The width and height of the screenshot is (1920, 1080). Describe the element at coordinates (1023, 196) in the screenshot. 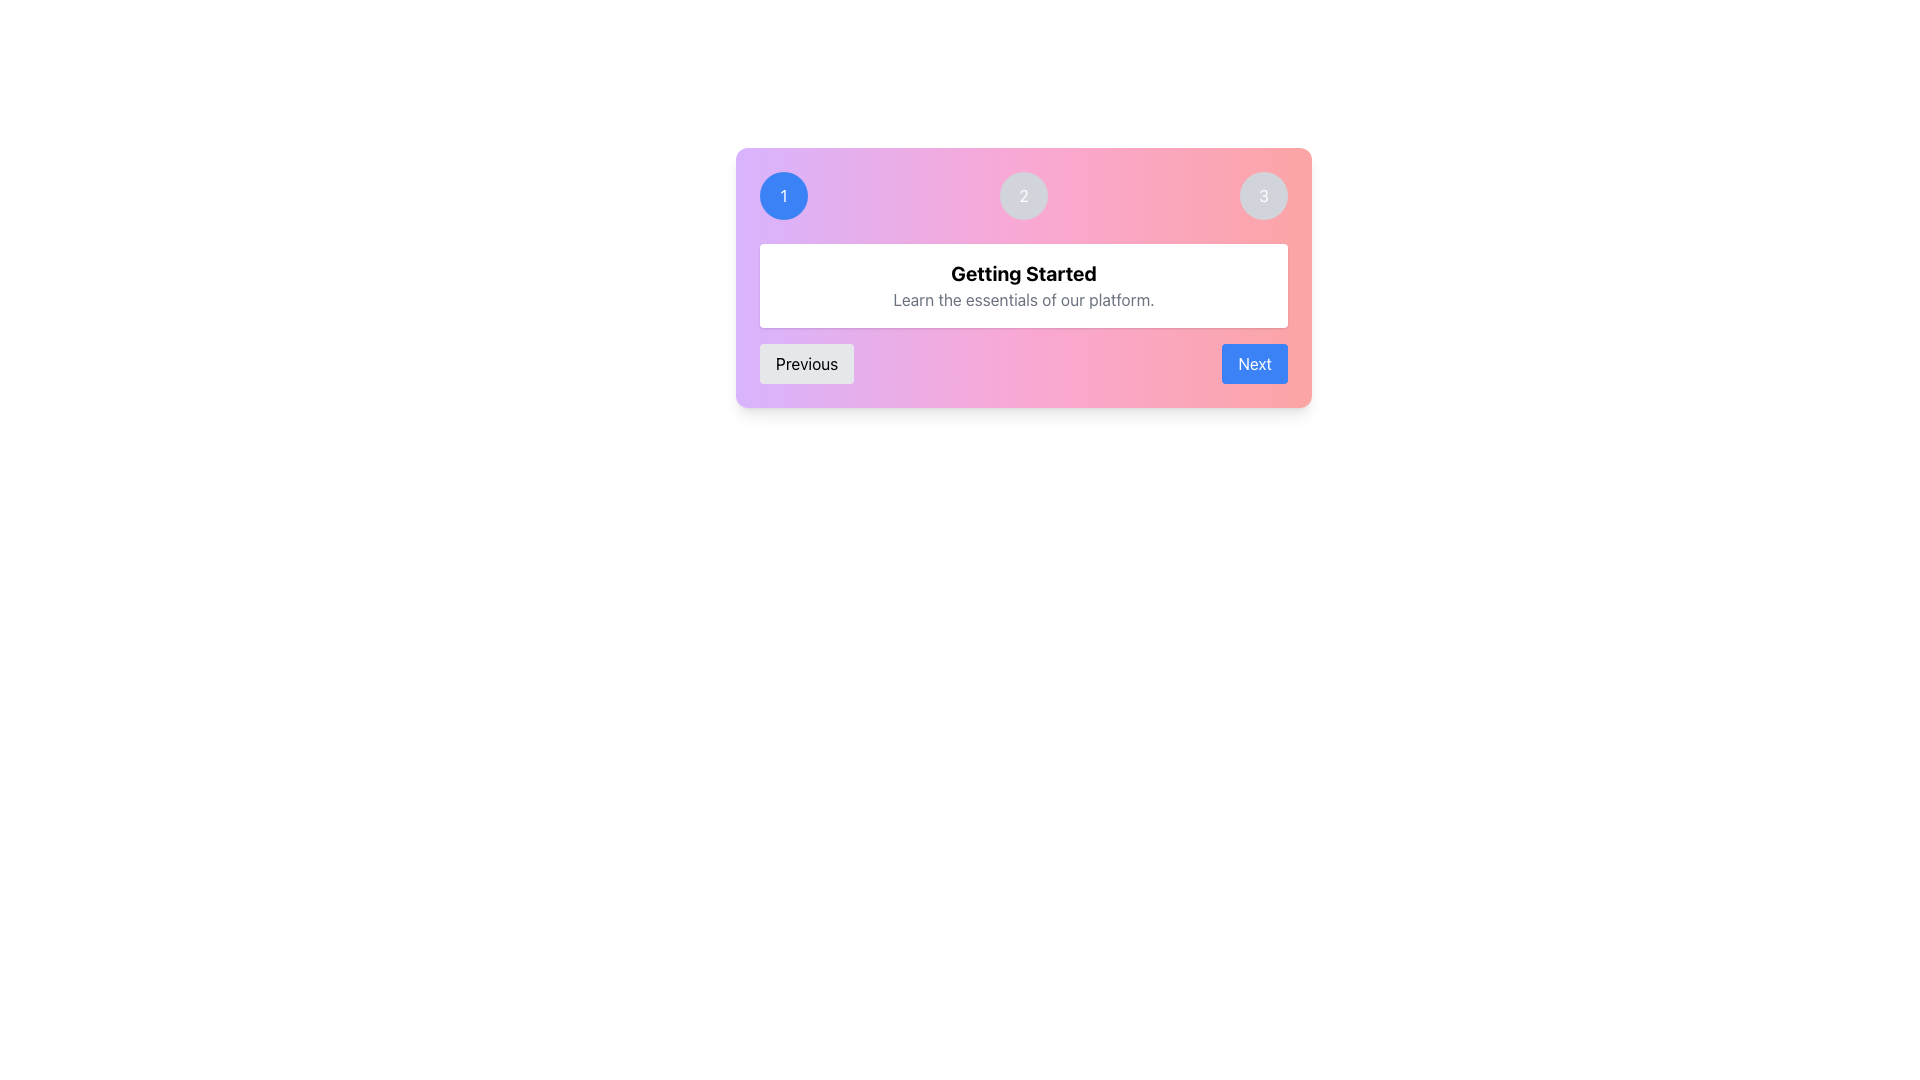

I see `the second step indicator in a three-step process, which is centrally located among its siblings labeled '1' and '3'` at that location.